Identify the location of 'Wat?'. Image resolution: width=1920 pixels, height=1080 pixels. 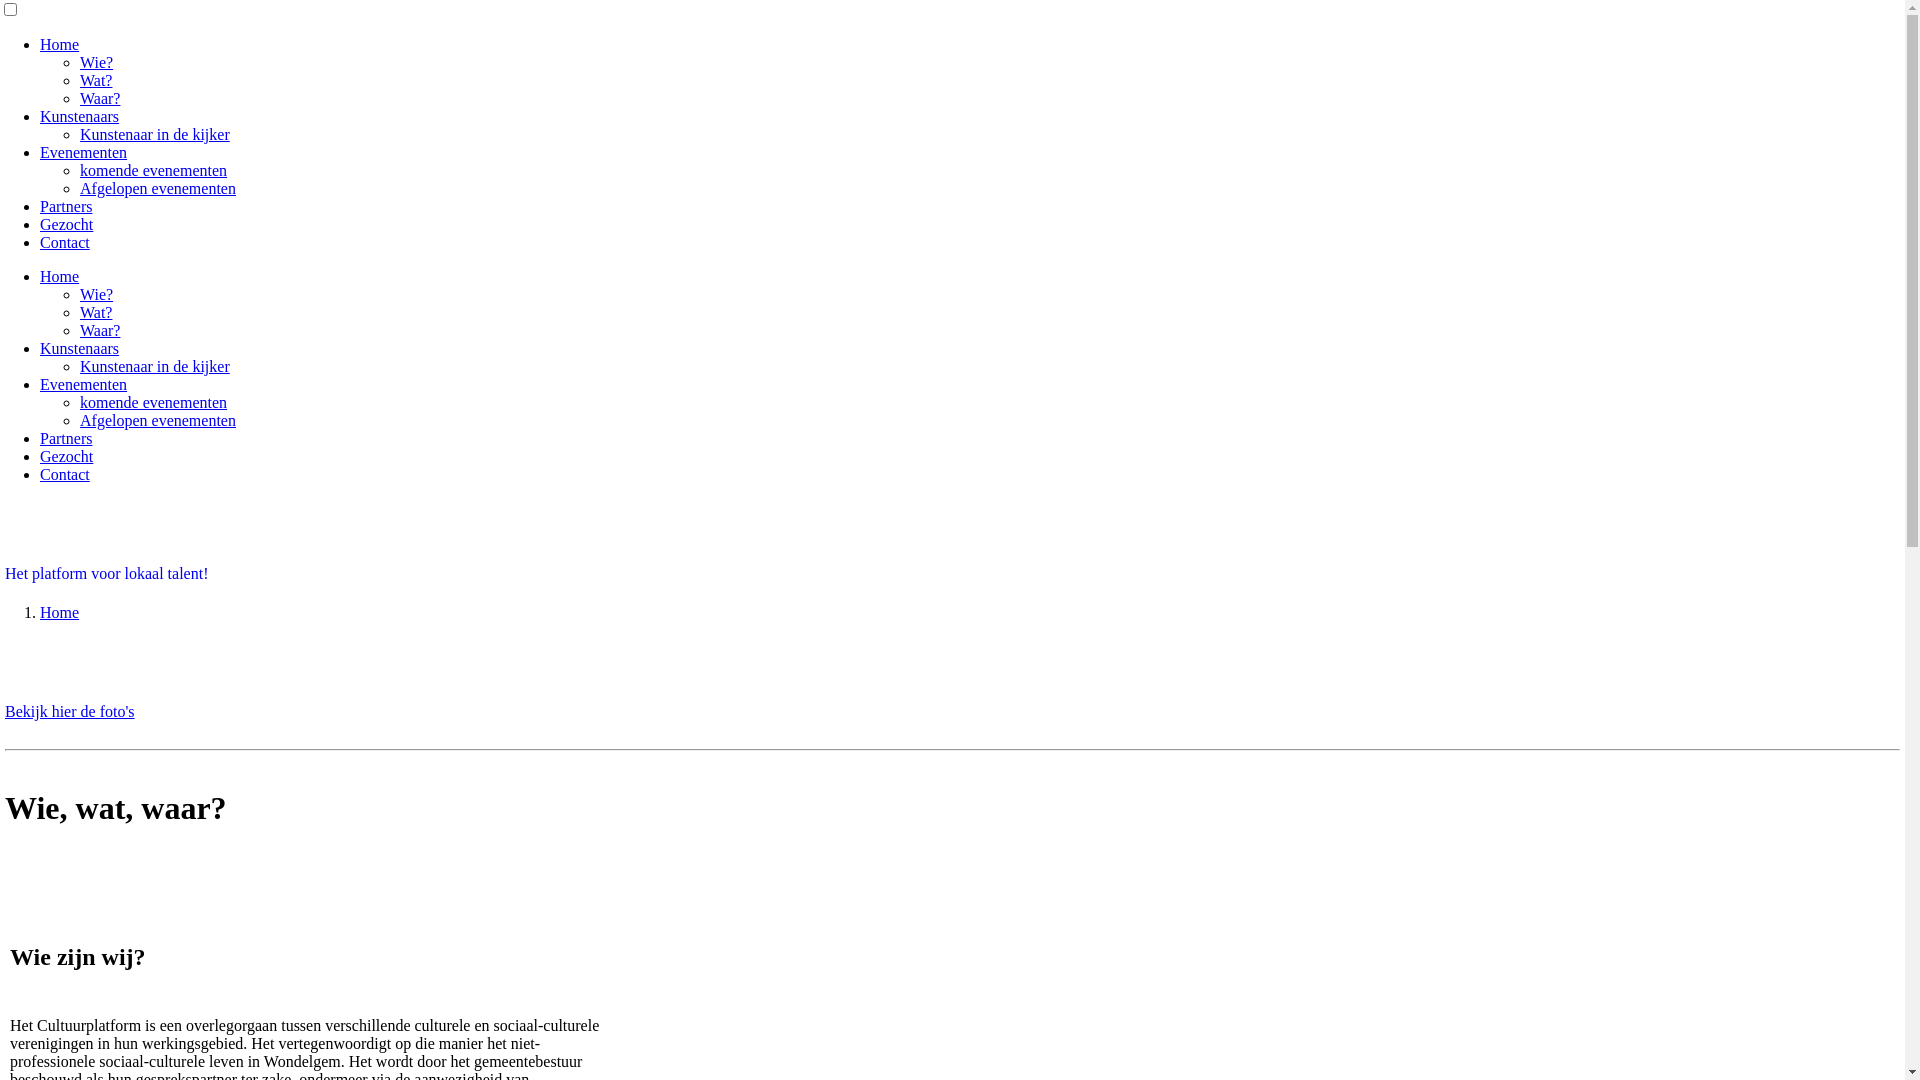
(95, 79).